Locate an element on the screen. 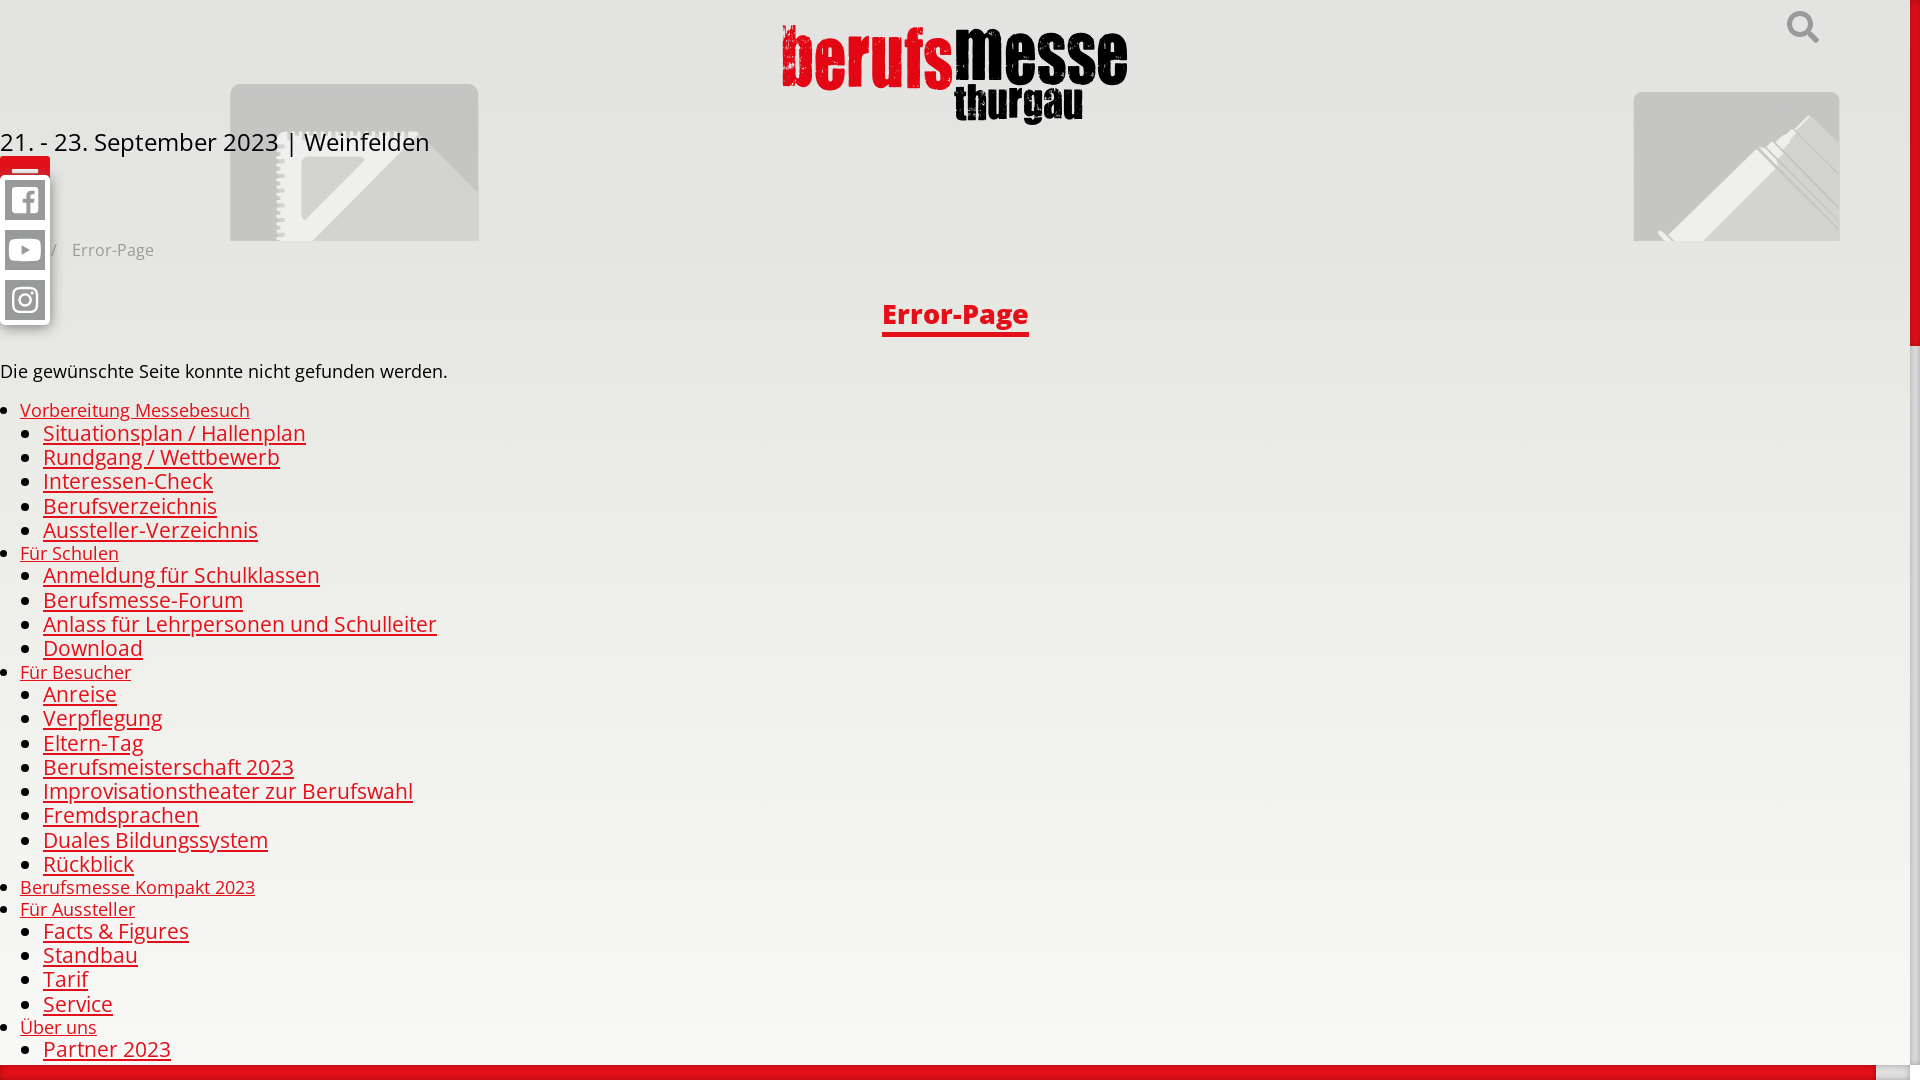 This screenshot has height=1080, width=1920. 'Situationsplan / Hallenplan' is located at coordinates (174, 431).